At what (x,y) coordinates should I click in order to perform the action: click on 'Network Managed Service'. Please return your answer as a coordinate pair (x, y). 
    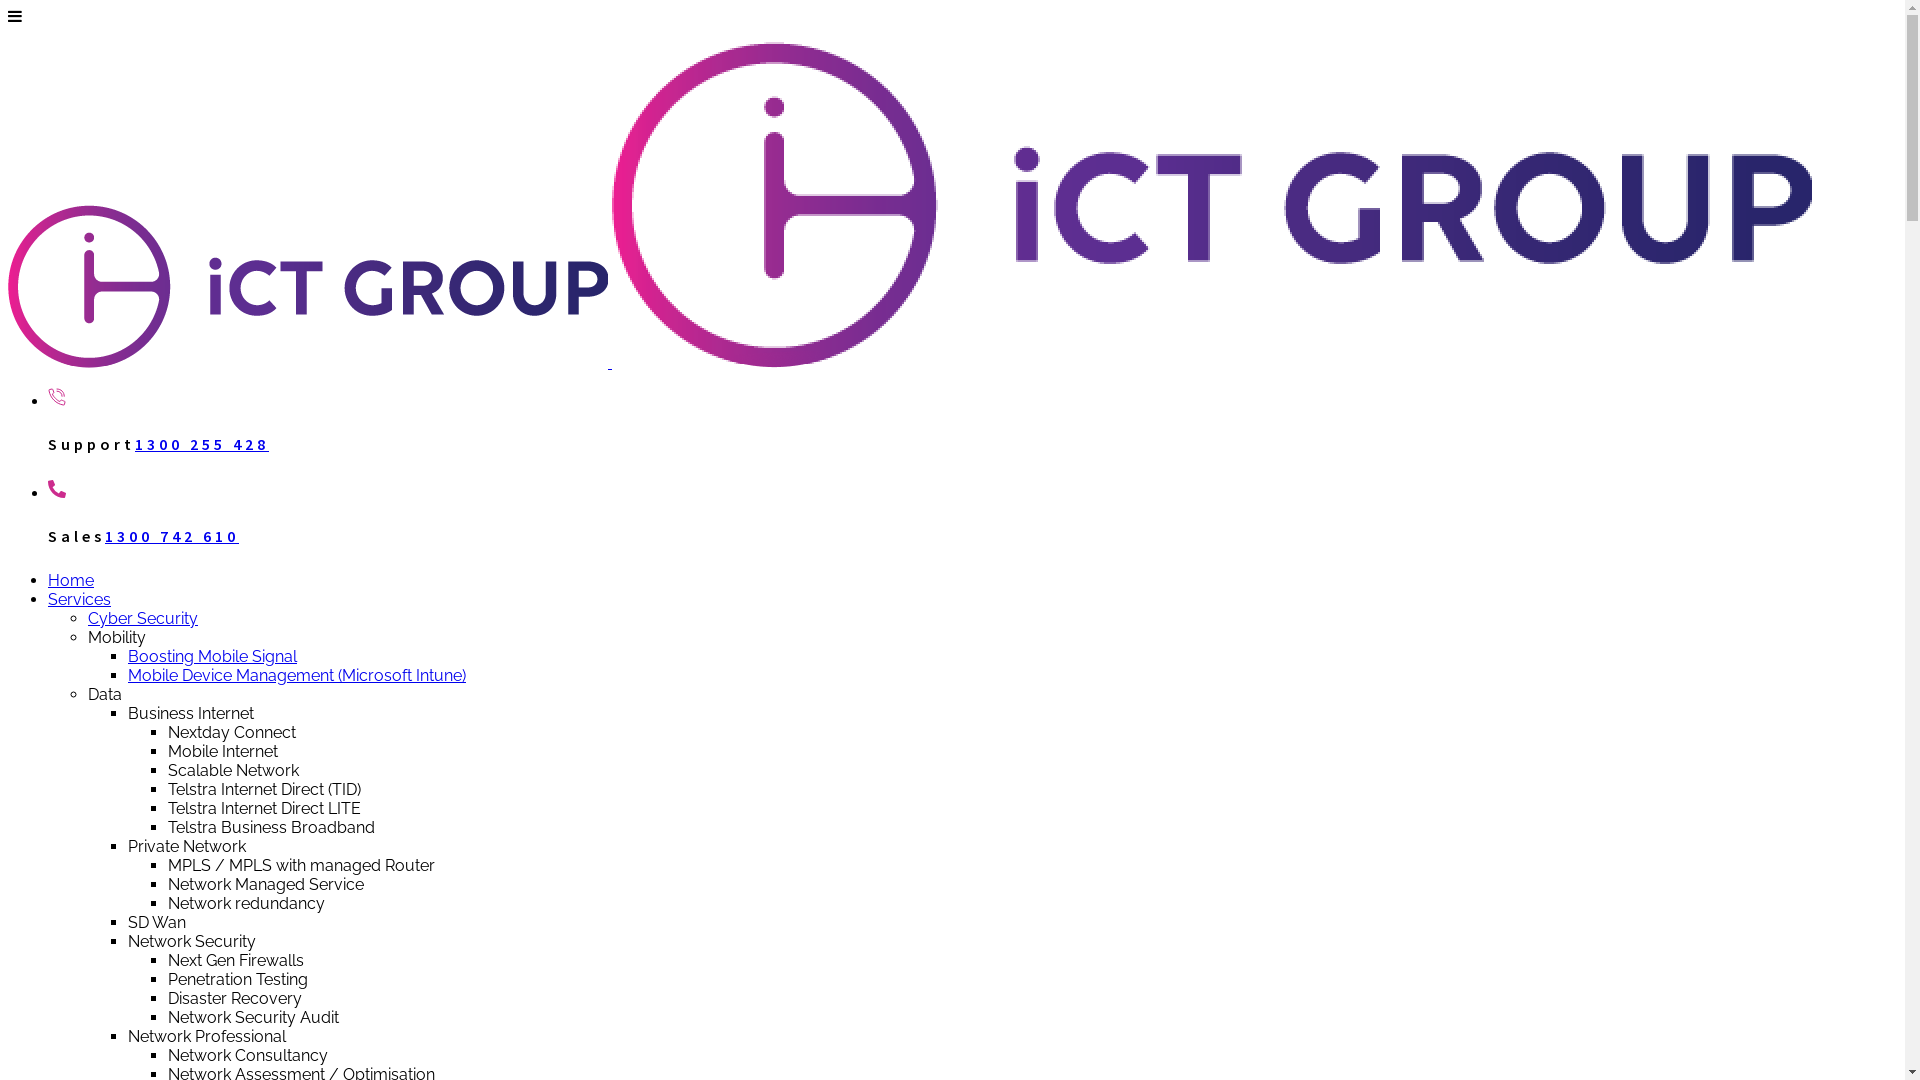
    Looking at the image, I should click on (264, 883).